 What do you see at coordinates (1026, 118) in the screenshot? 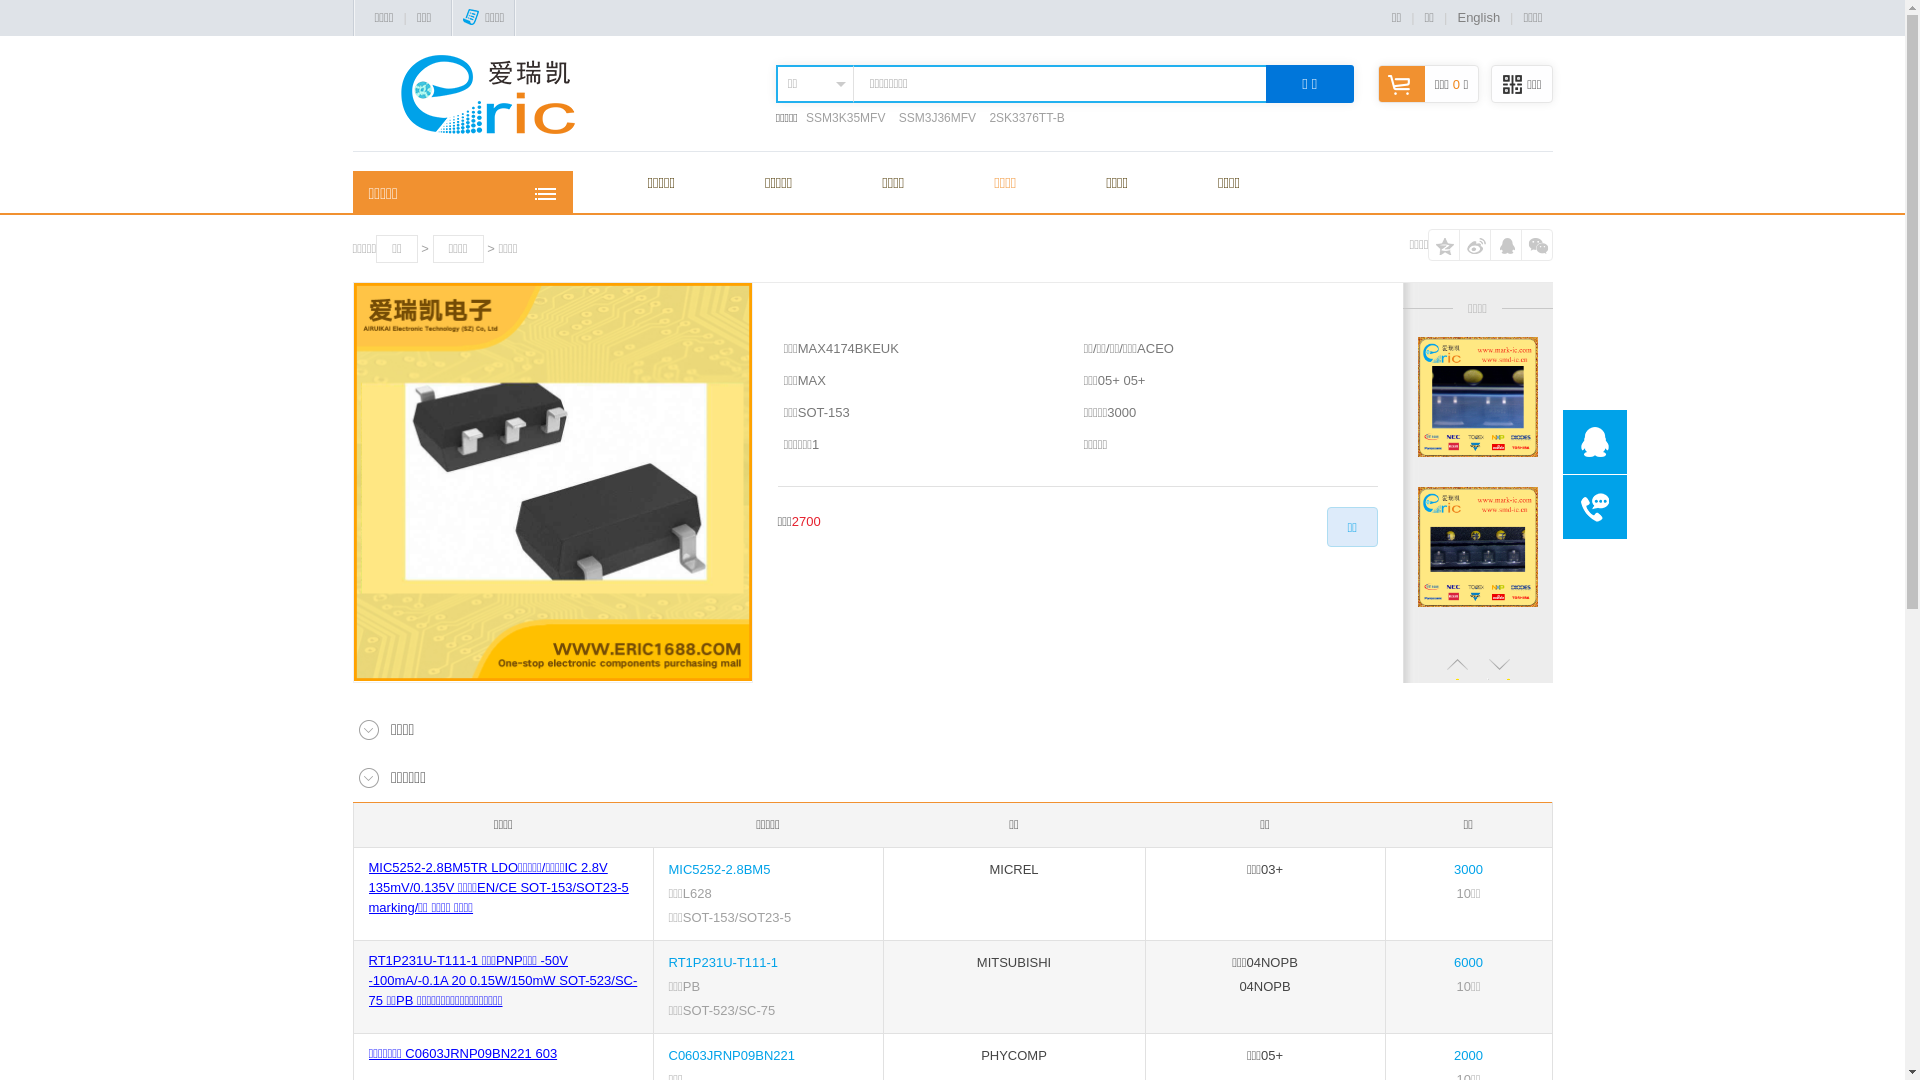
I see `'2SK3376TT-B'` at bounding box center [1026, 118].